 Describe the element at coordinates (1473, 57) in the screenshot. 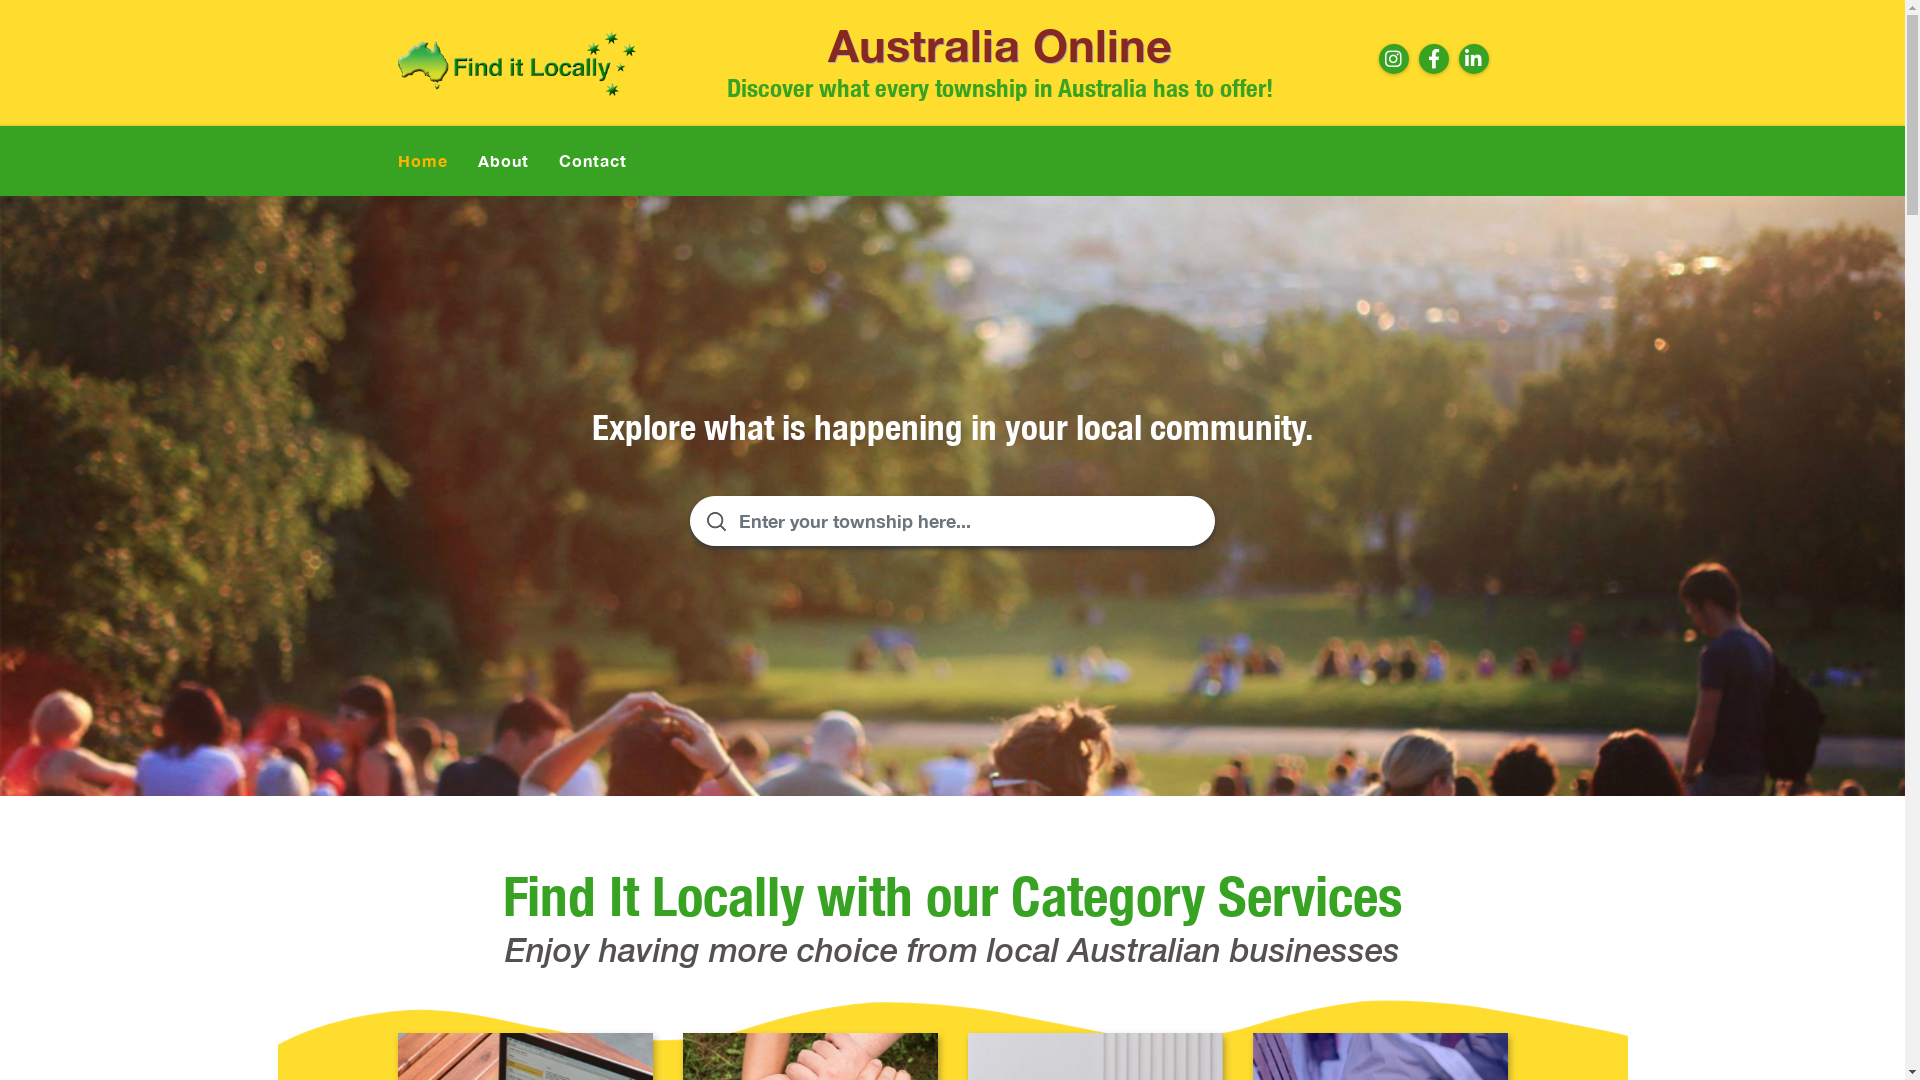

I see `'Linkdin'` at that location.